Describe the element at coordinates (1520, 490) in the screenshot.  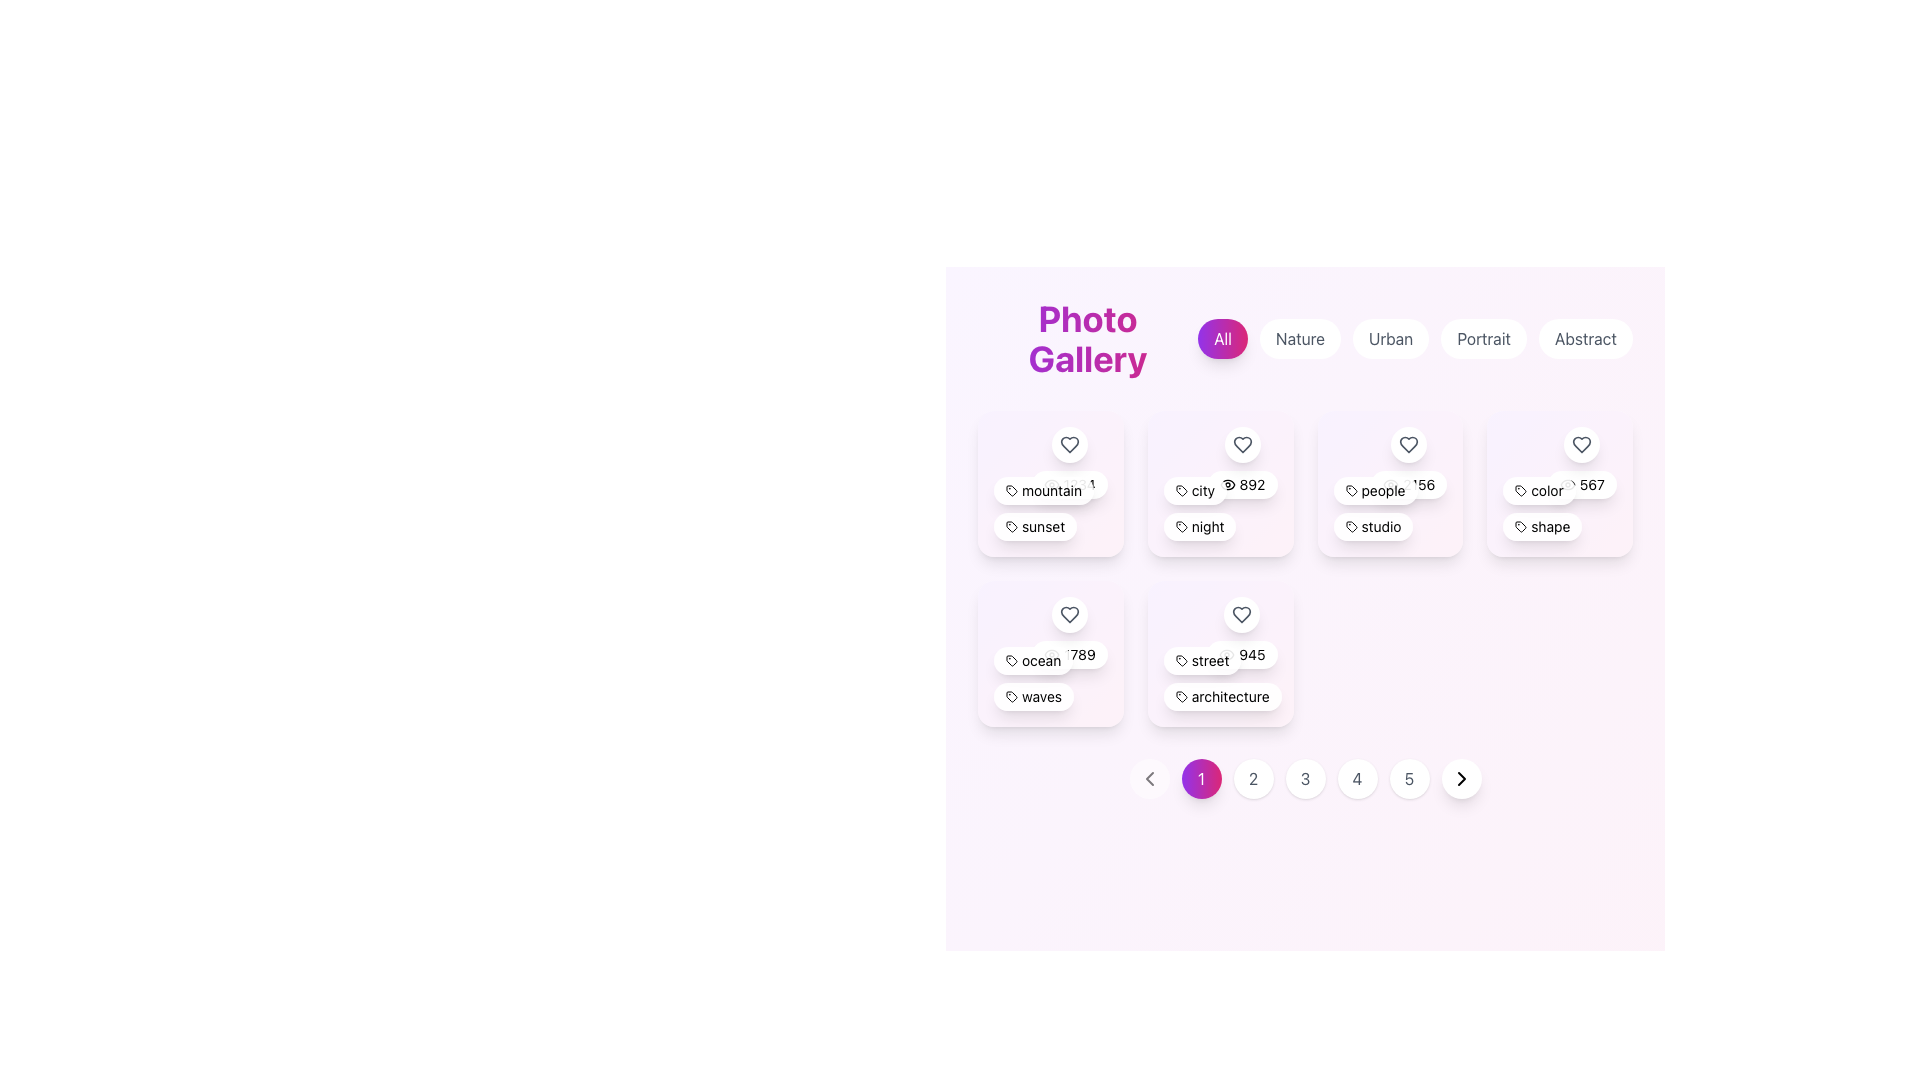
I see `the SVG tag icon element located in the fourth card of the first row in the card grid layout, which has a dark stroke and a minimalistic design` at that location.